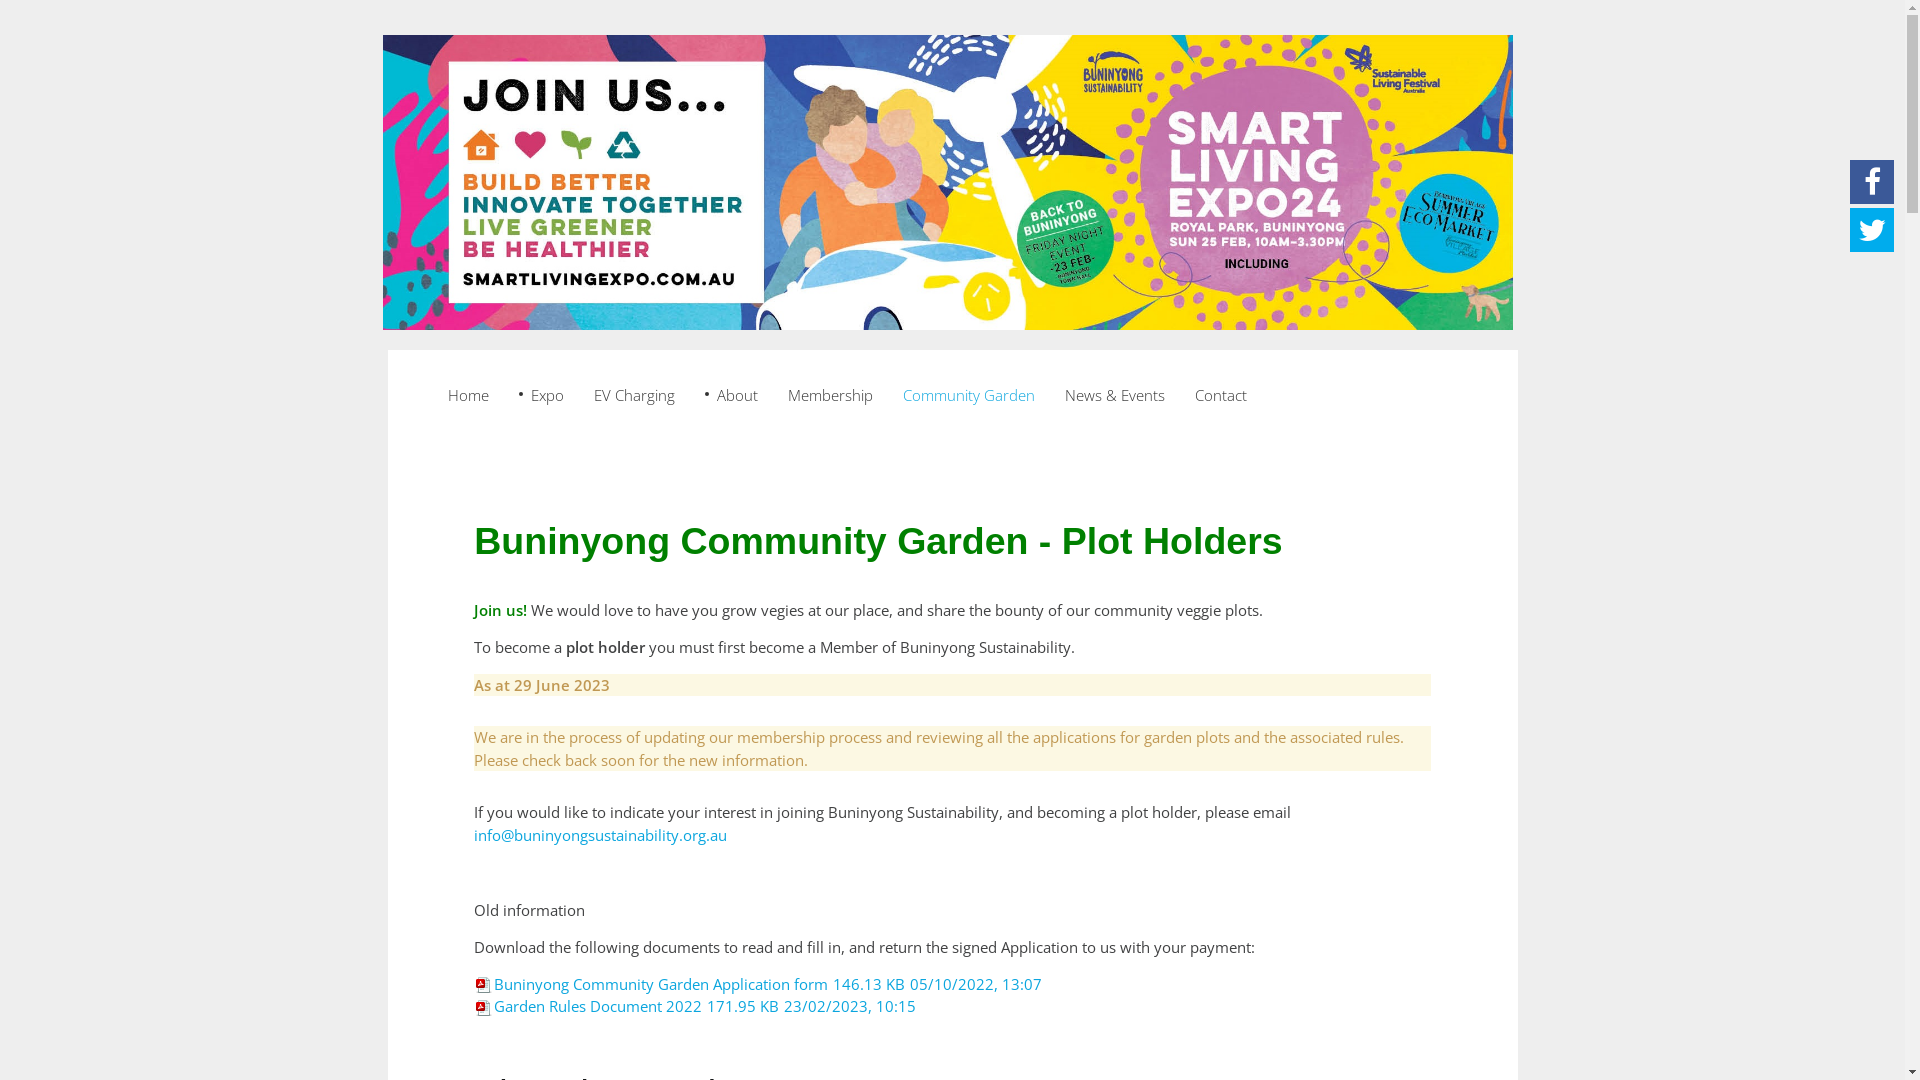 The height and width of the screenshot is (1080, 1920). Describe the element at coordinates (541, 394) in the screenshot. I see `'Expo'` at that location.